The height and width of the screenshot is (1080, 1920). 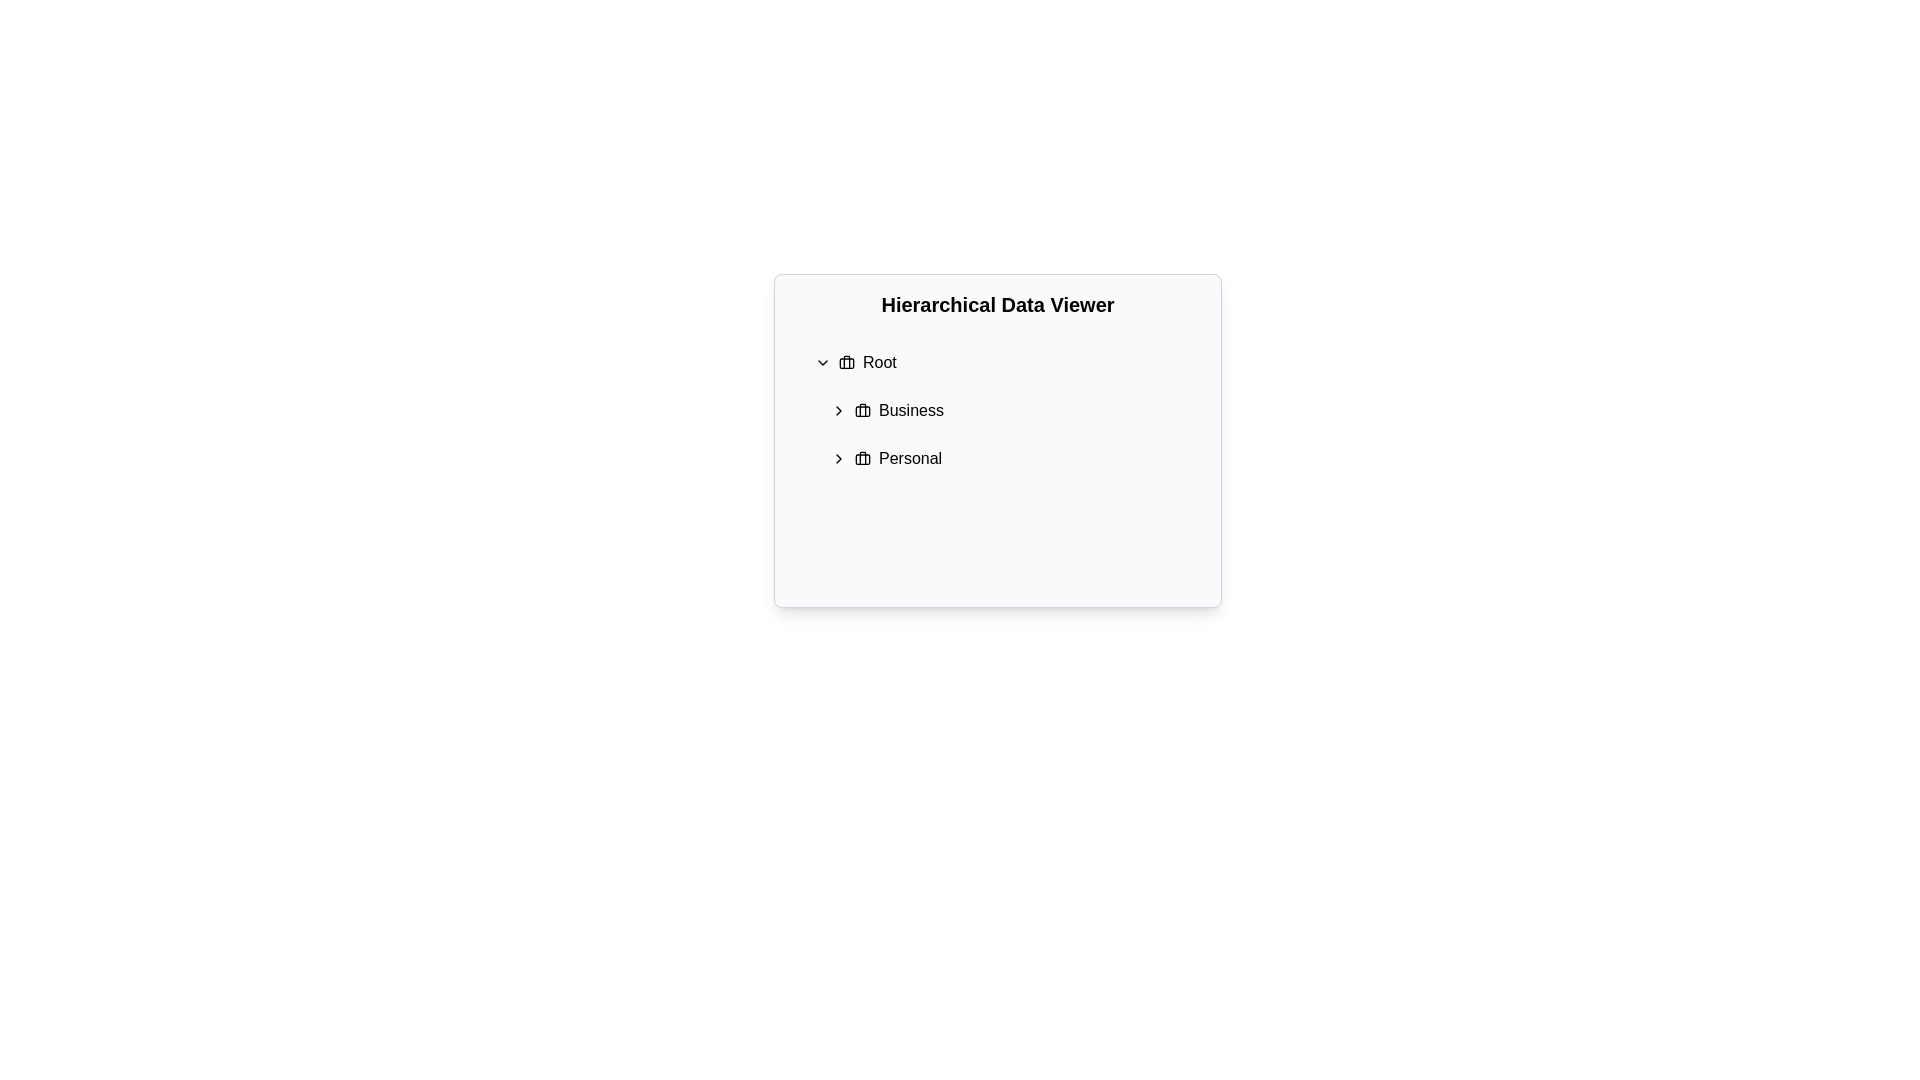 What do you see at coordinates (910, 410) in the screenshot?
I see `the 'Business' label, which is the second option in the vertically-stacked menu layout` at bounding box center [910, 410].